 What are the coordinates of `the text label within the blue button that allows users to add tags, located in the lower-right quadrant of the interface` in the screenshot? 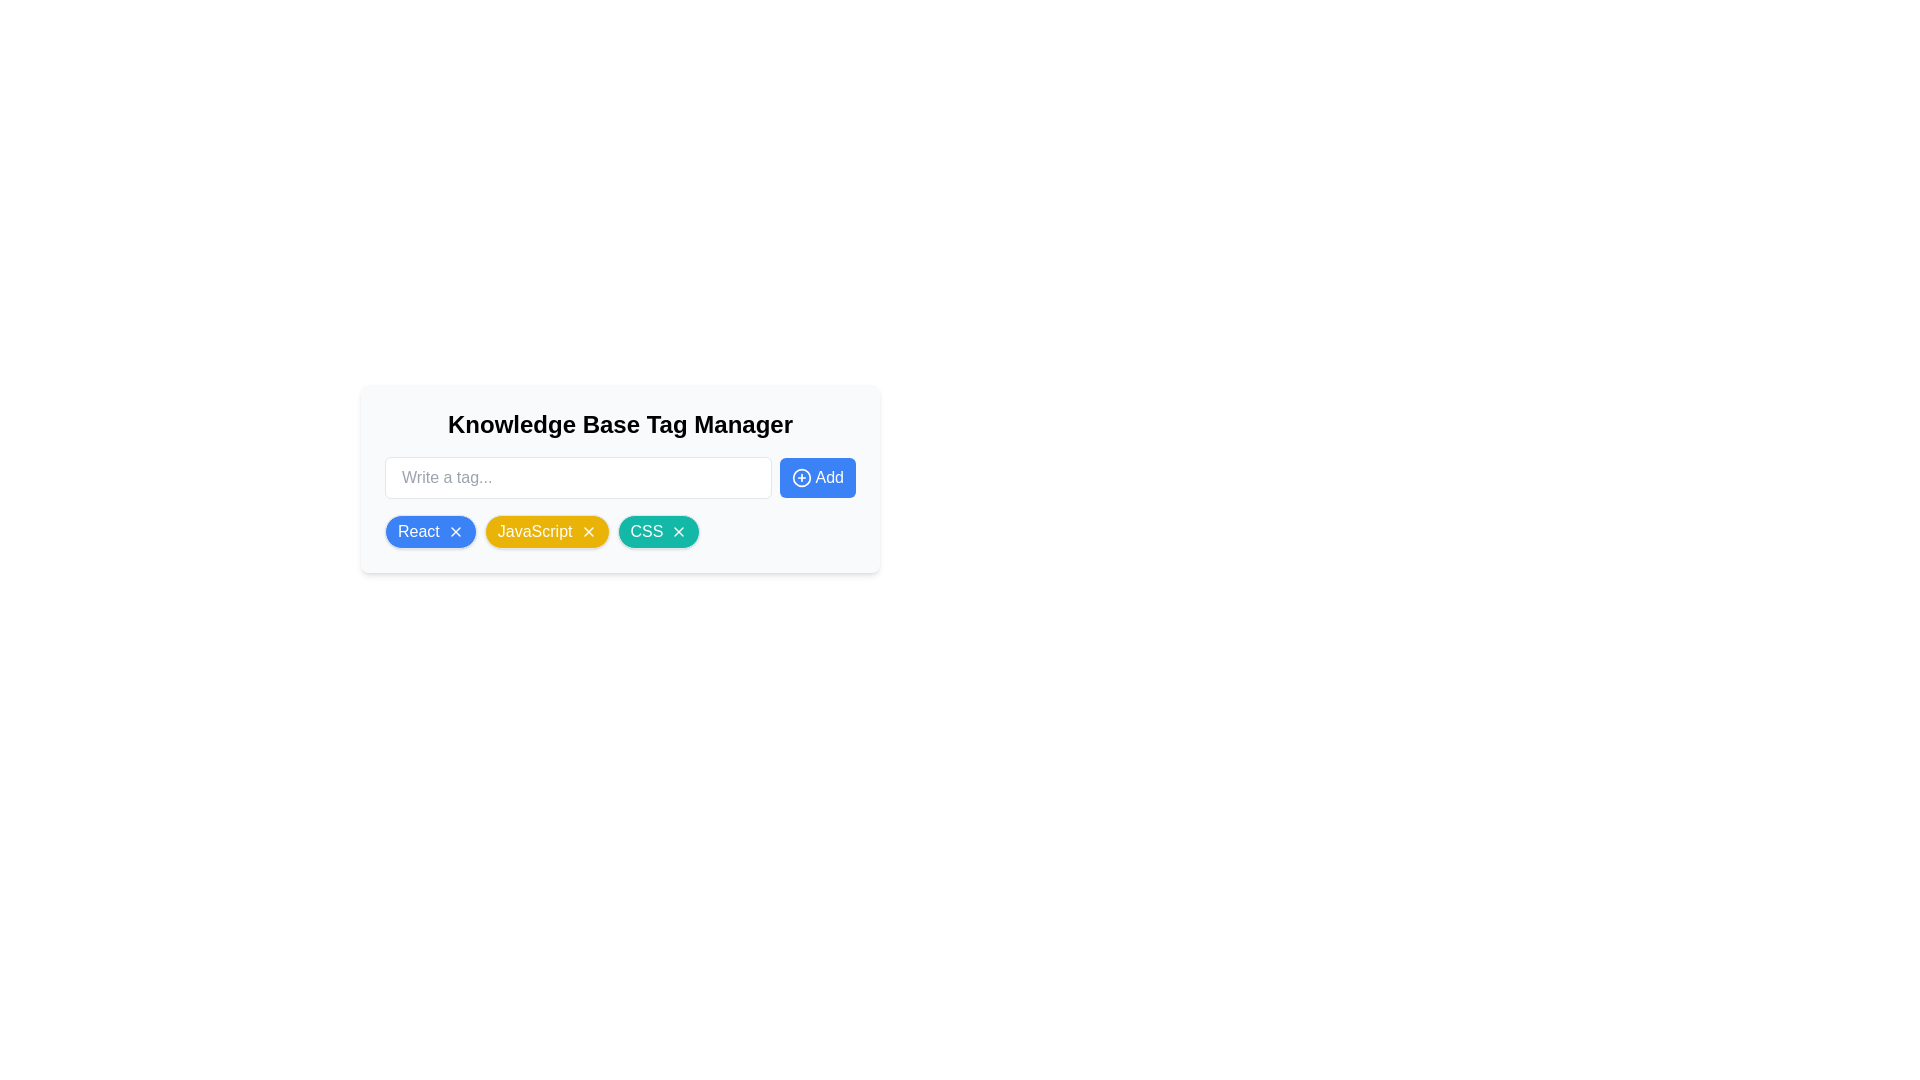 It's located at (829, 478).